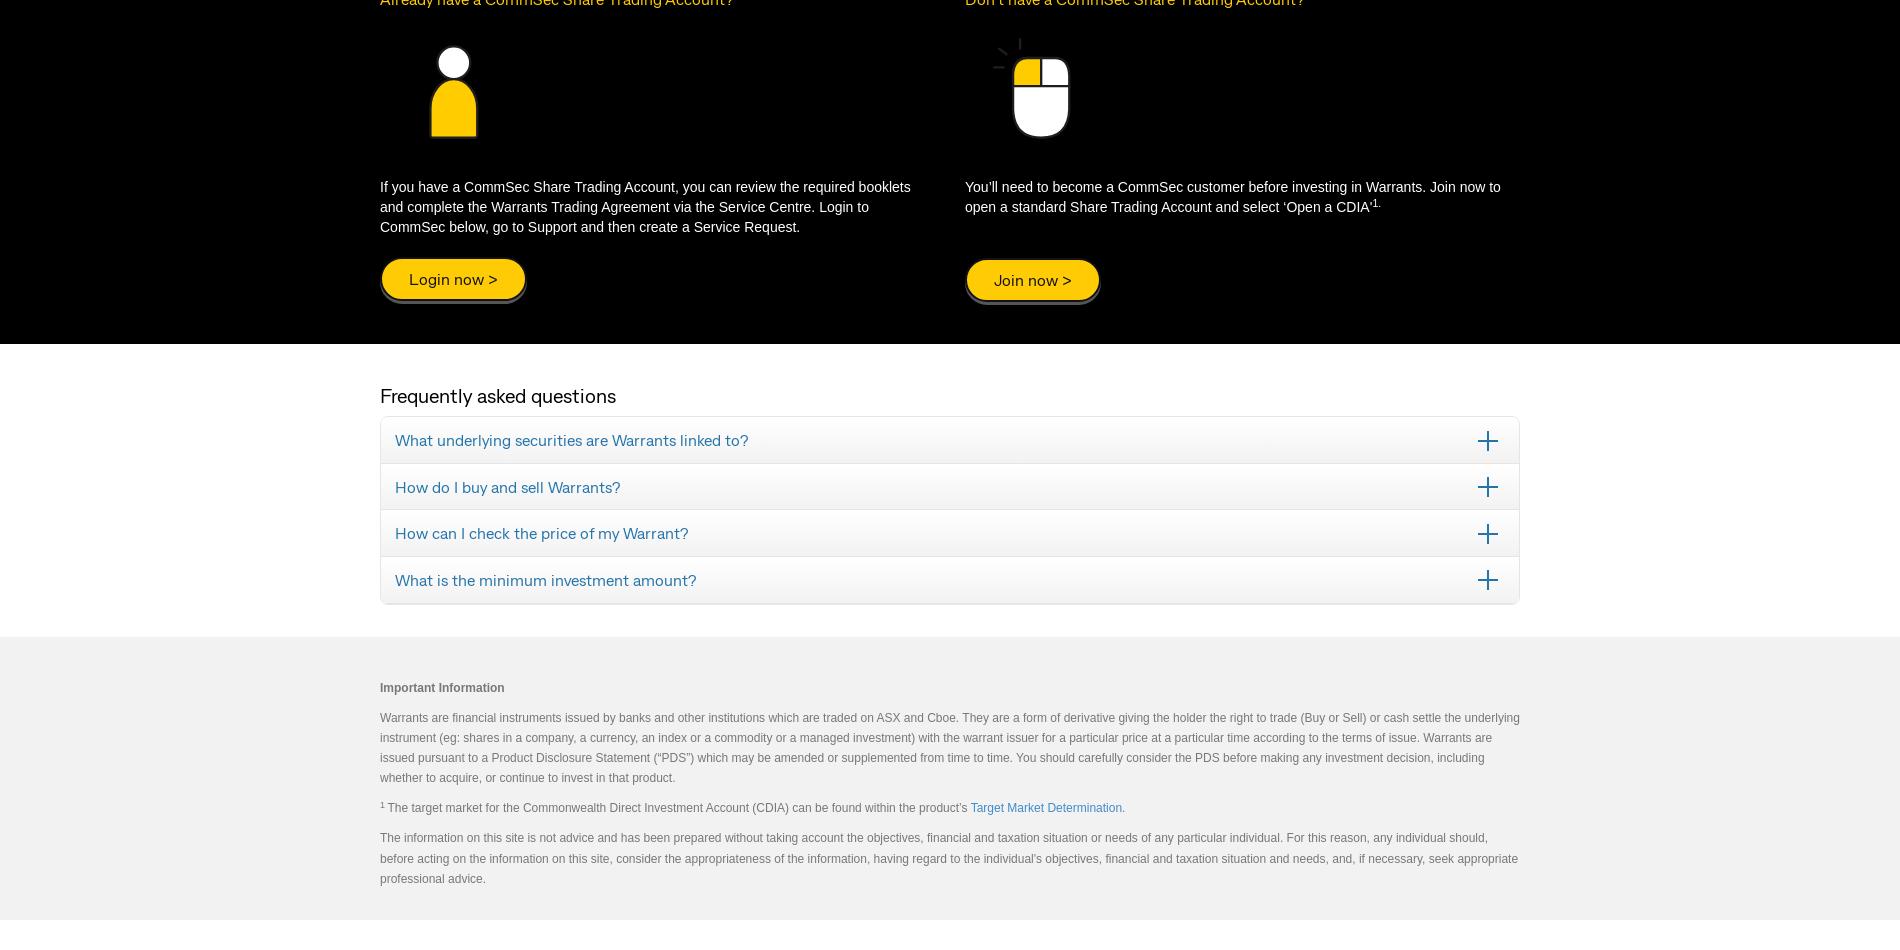 The image size is (1900, 950). Describe the element at coordinates (440, 687) in the screenshot. I see `'Important Information'` at that location.